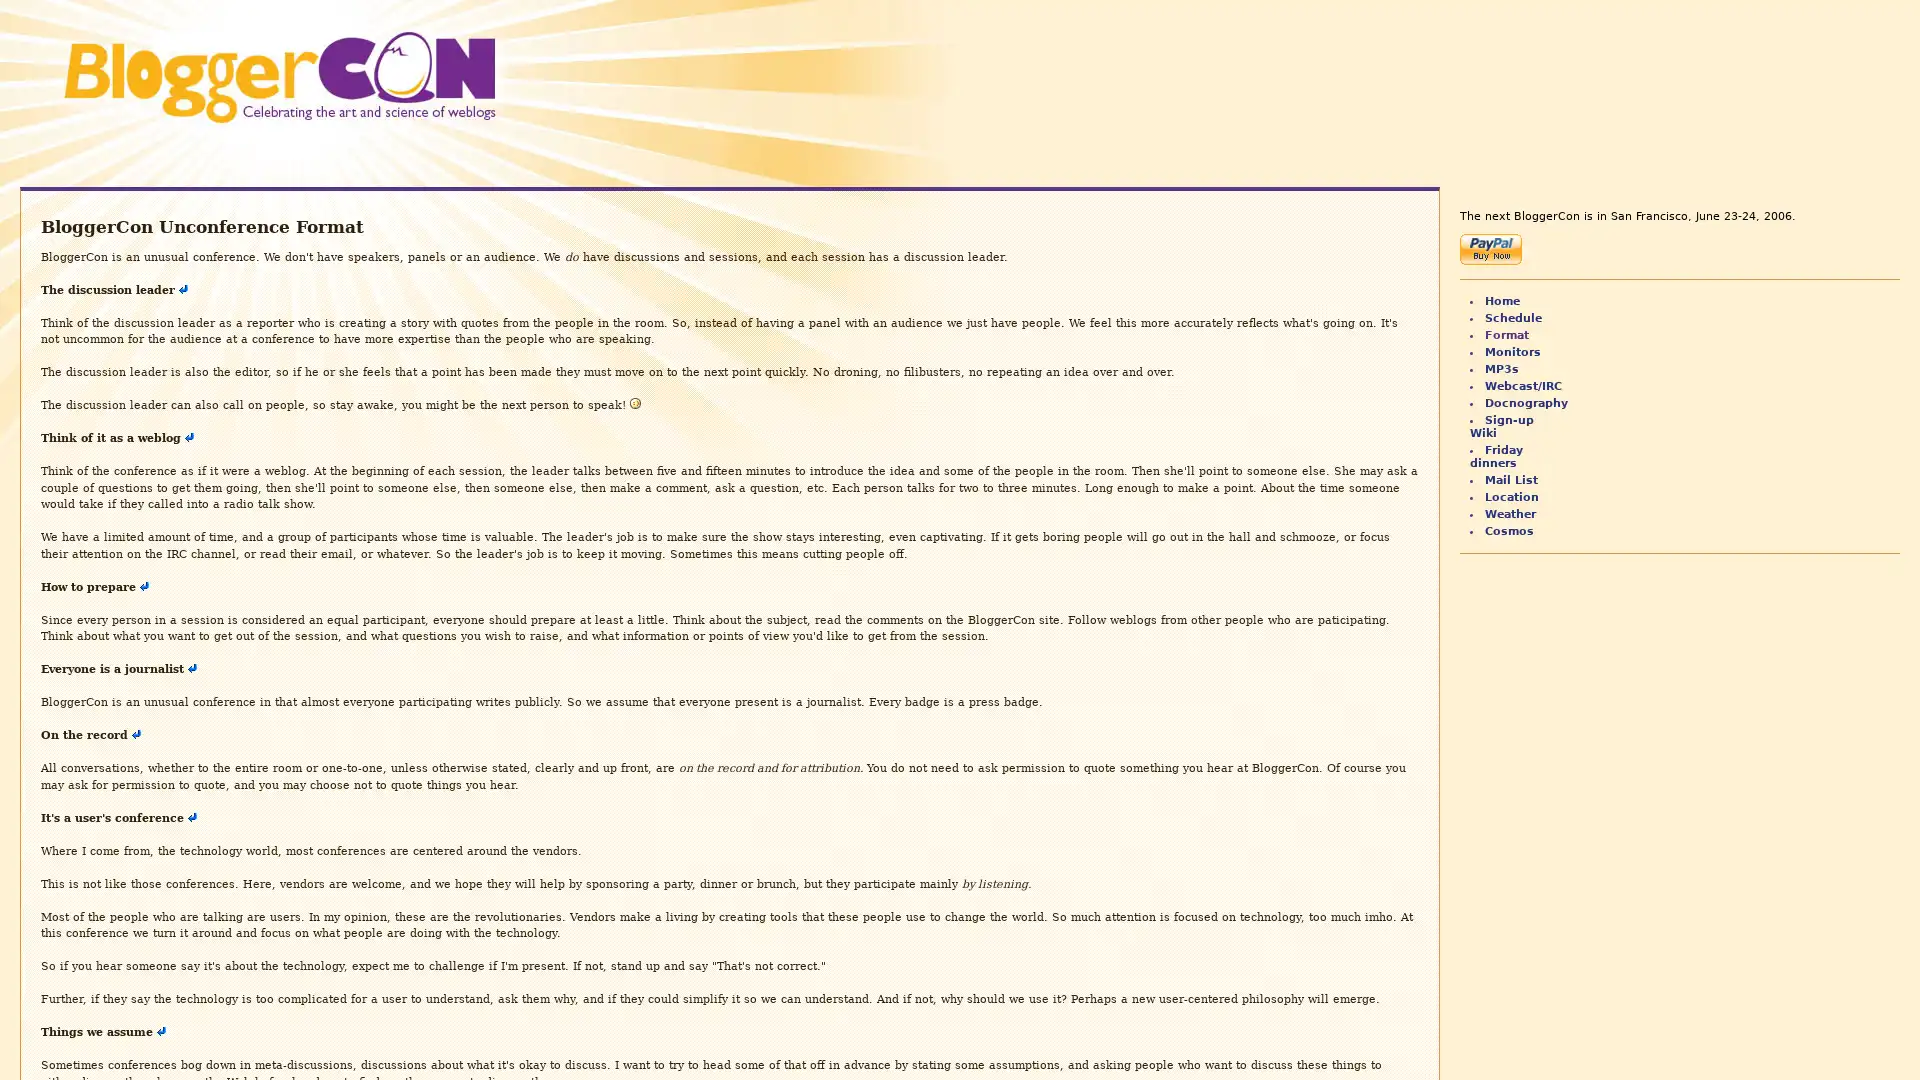  Describe the element at coordinates (1491, 248) in the screenshot. I see `Make payments with PayPal - it's fast, free and secure!` at that location.